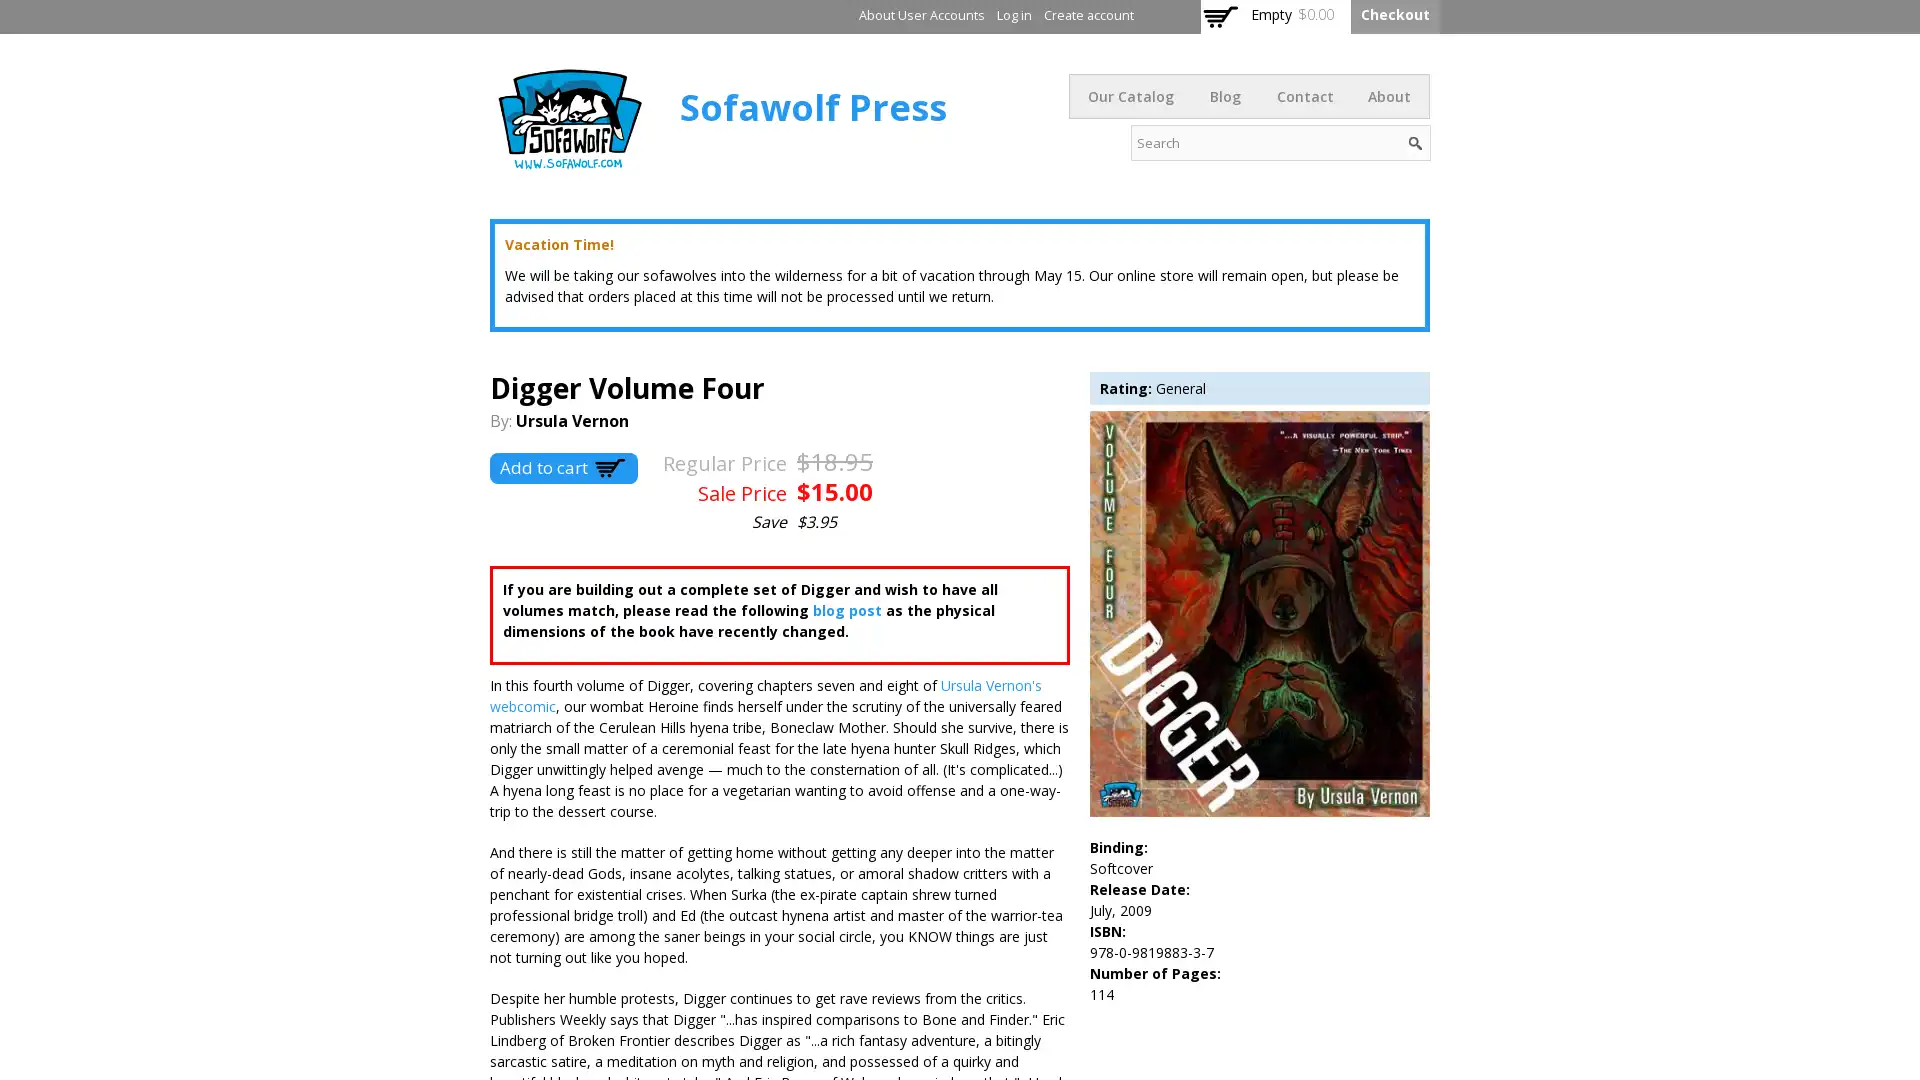 The image size is (1920, 1080). What do you see at coordinates (1414, 140) in the screenshot?
I see `Apply` at bounding box center [1414, 140].